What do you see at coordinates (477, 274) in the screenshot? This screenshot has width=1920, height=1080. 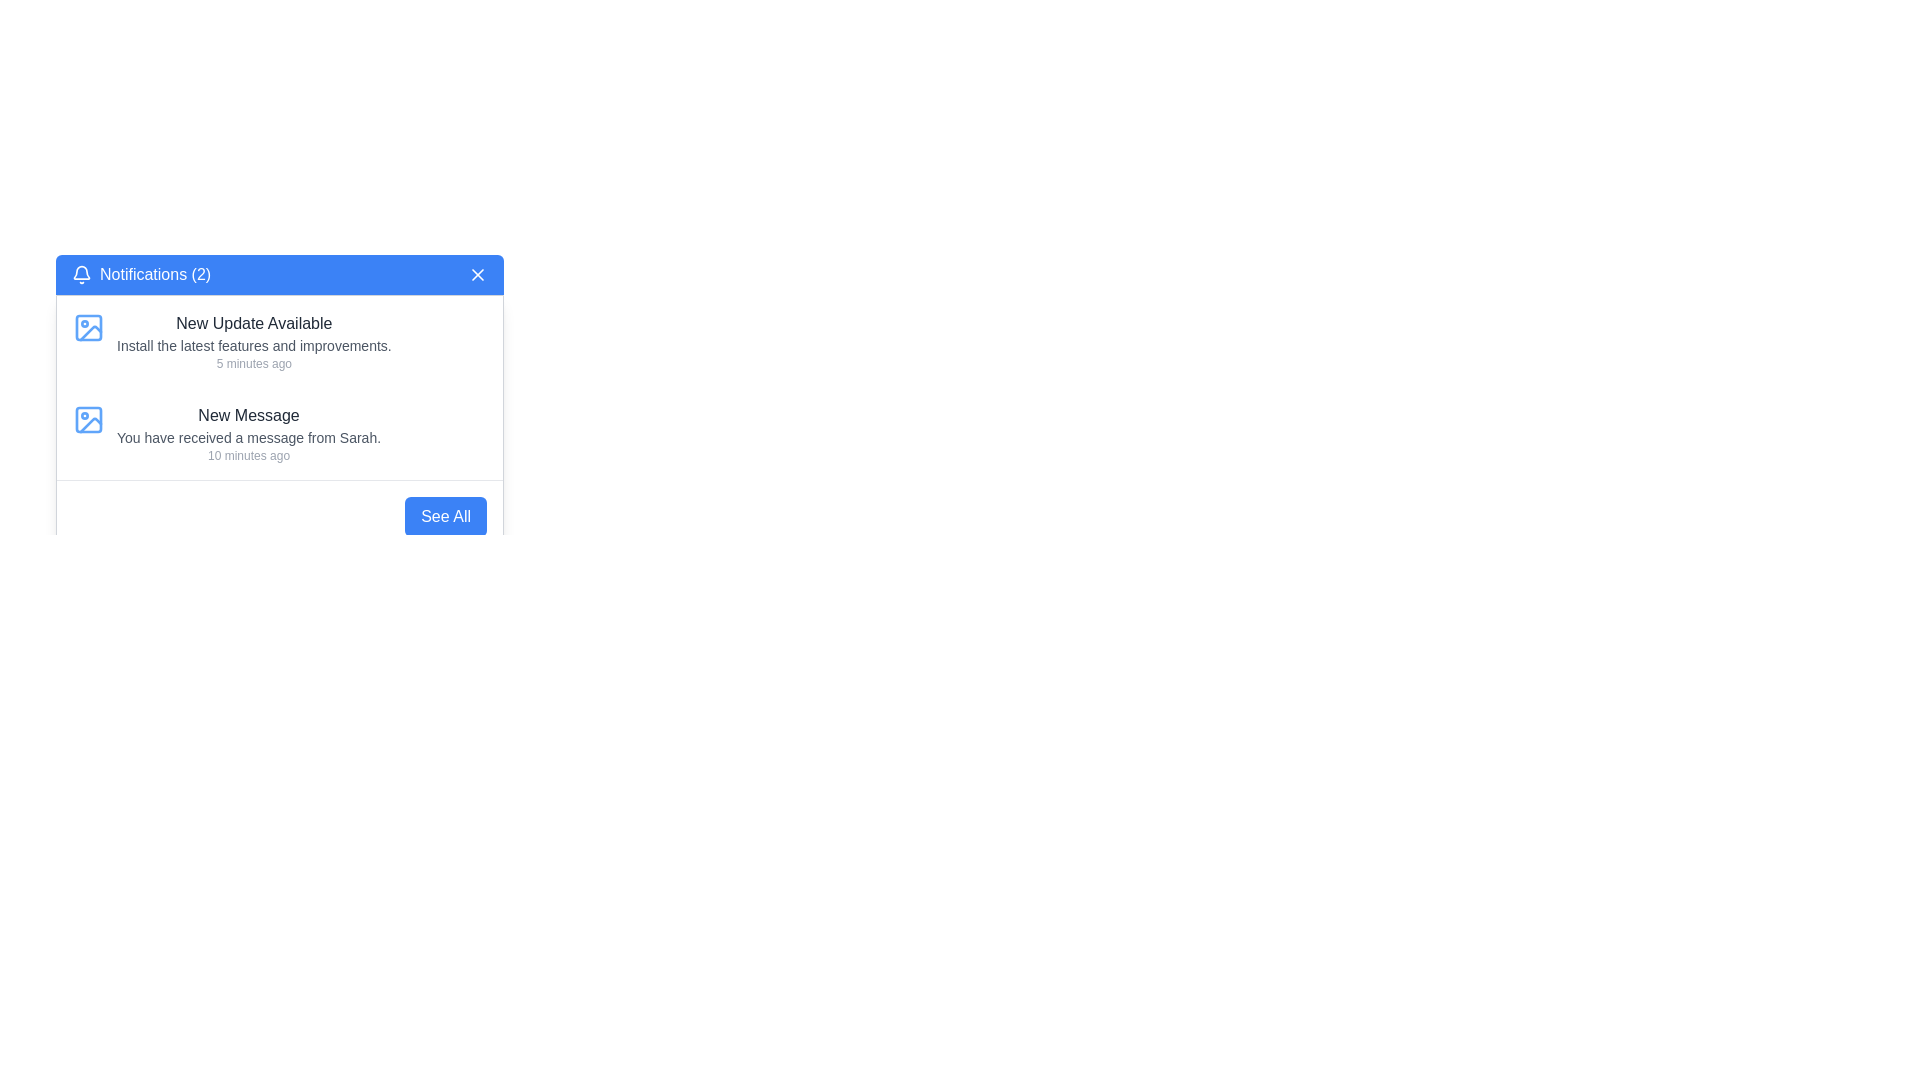 I see `the close button with an 'X' icon located at the top right corner of the 'Notifications (2)' header to trigger the tooltip or visual feedback` at bounding box center [477, 274].